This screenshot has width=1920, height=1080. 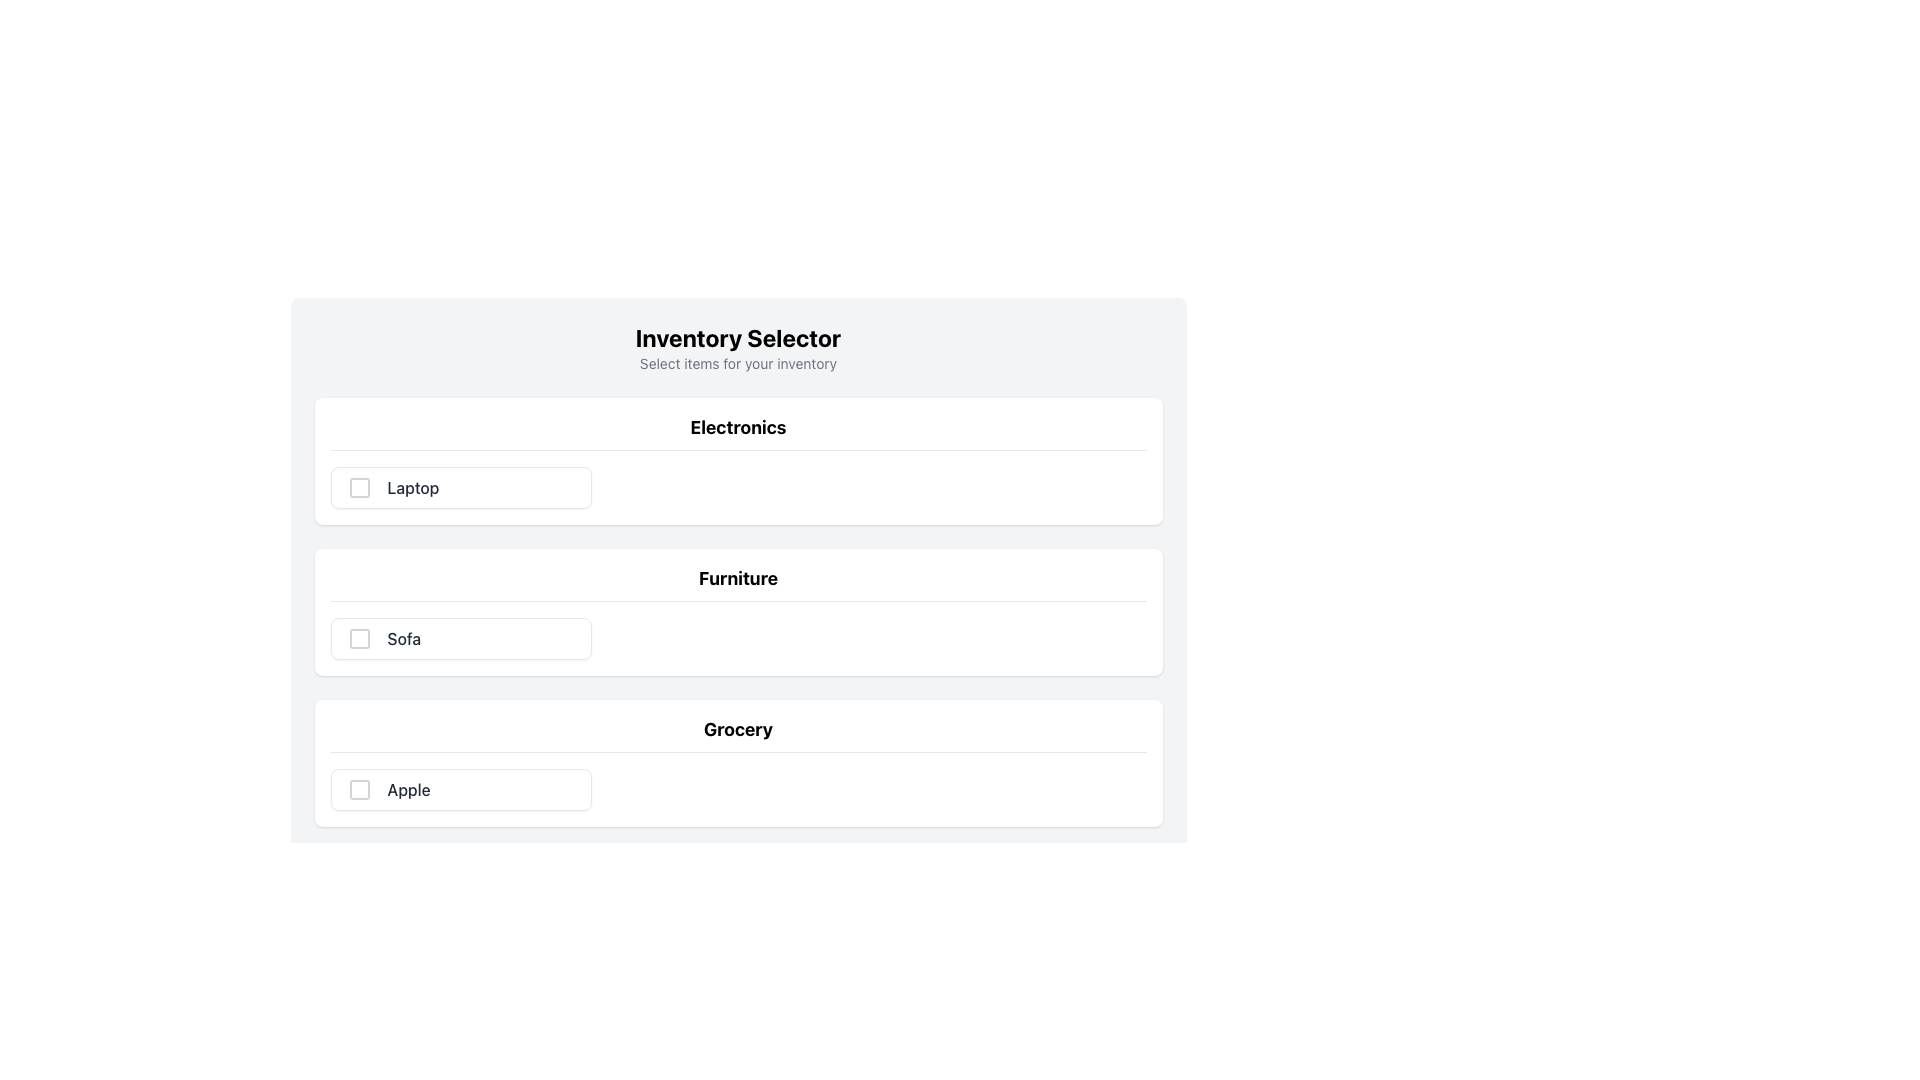 What do you see at coordinates (359, 639) in the screenshot?
I see `square outline icon styled with a light gray color located to the left of the text 'Sofa' in the Furniture category section` at bounding box center [359, 639].